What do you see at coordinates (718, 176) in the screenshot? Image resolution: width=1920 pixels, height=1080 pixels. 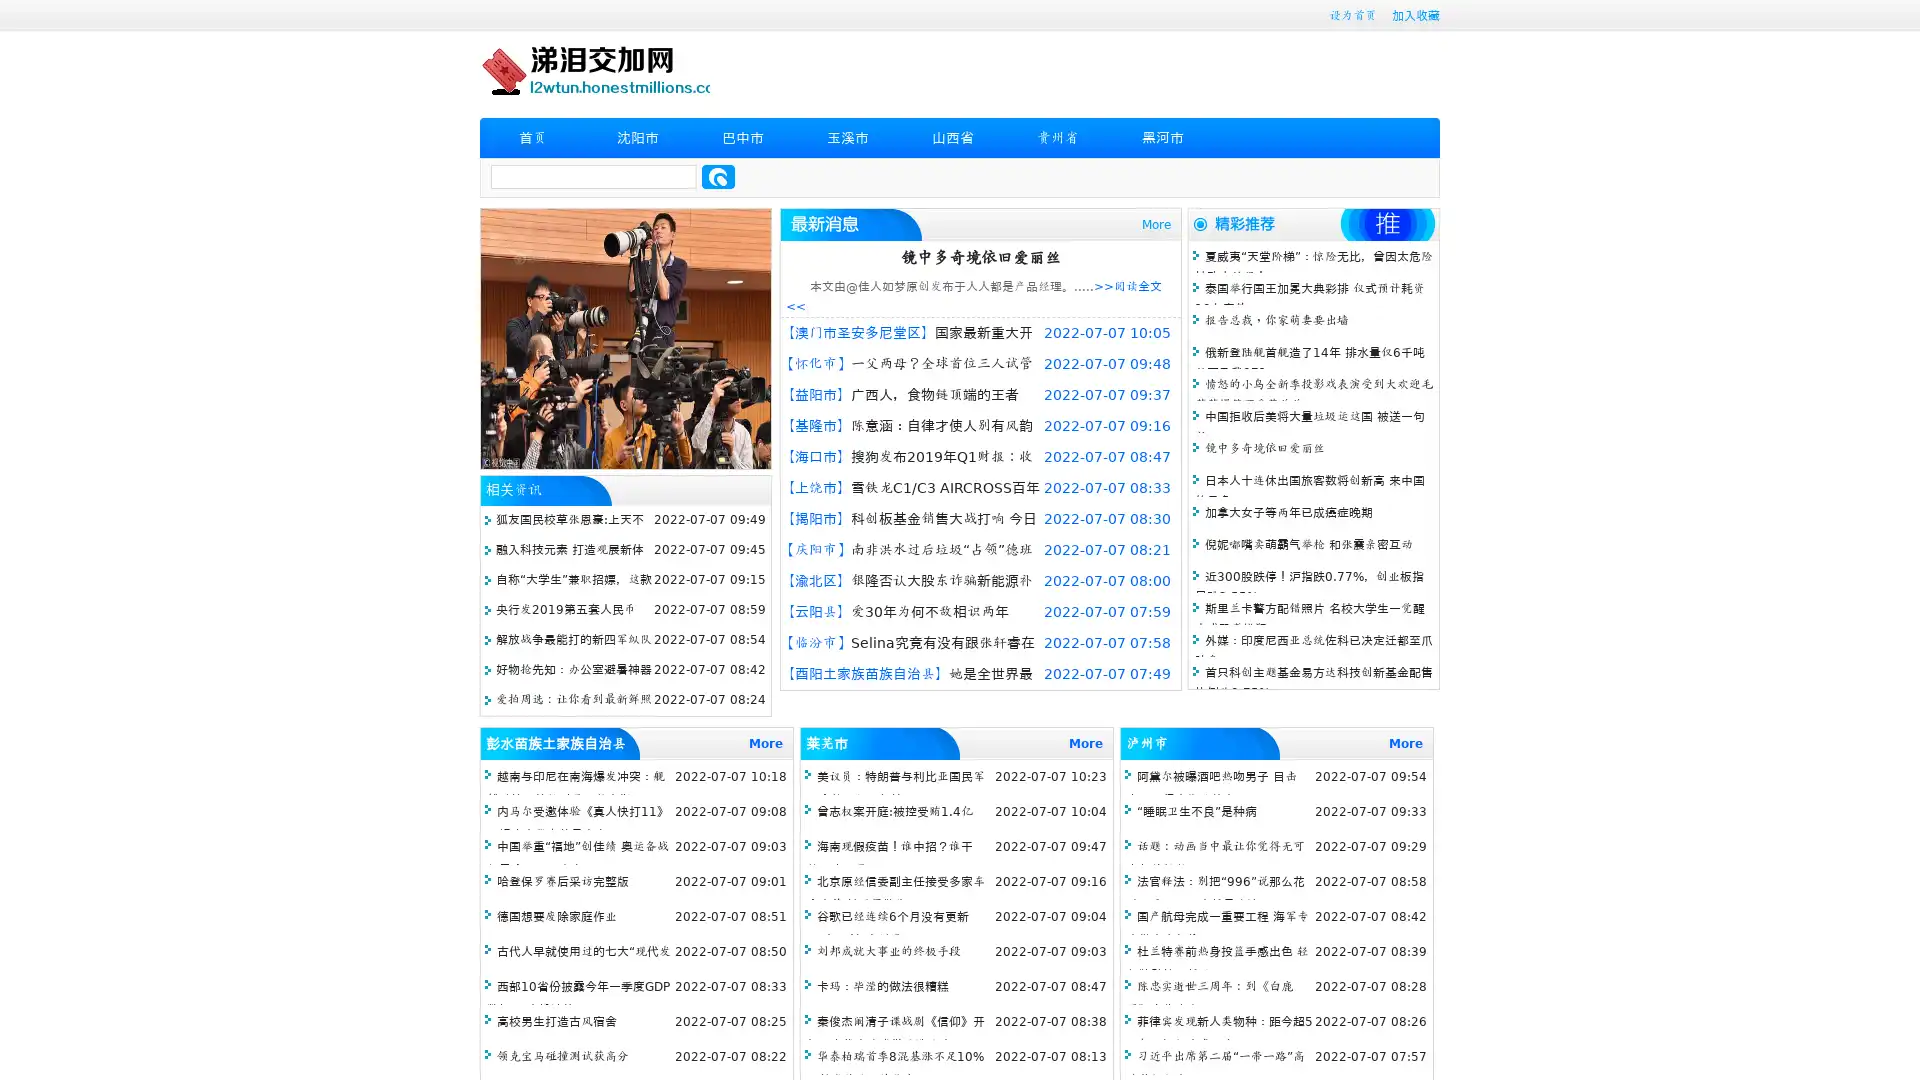 I see `Search` at bounding box center [718, 176].